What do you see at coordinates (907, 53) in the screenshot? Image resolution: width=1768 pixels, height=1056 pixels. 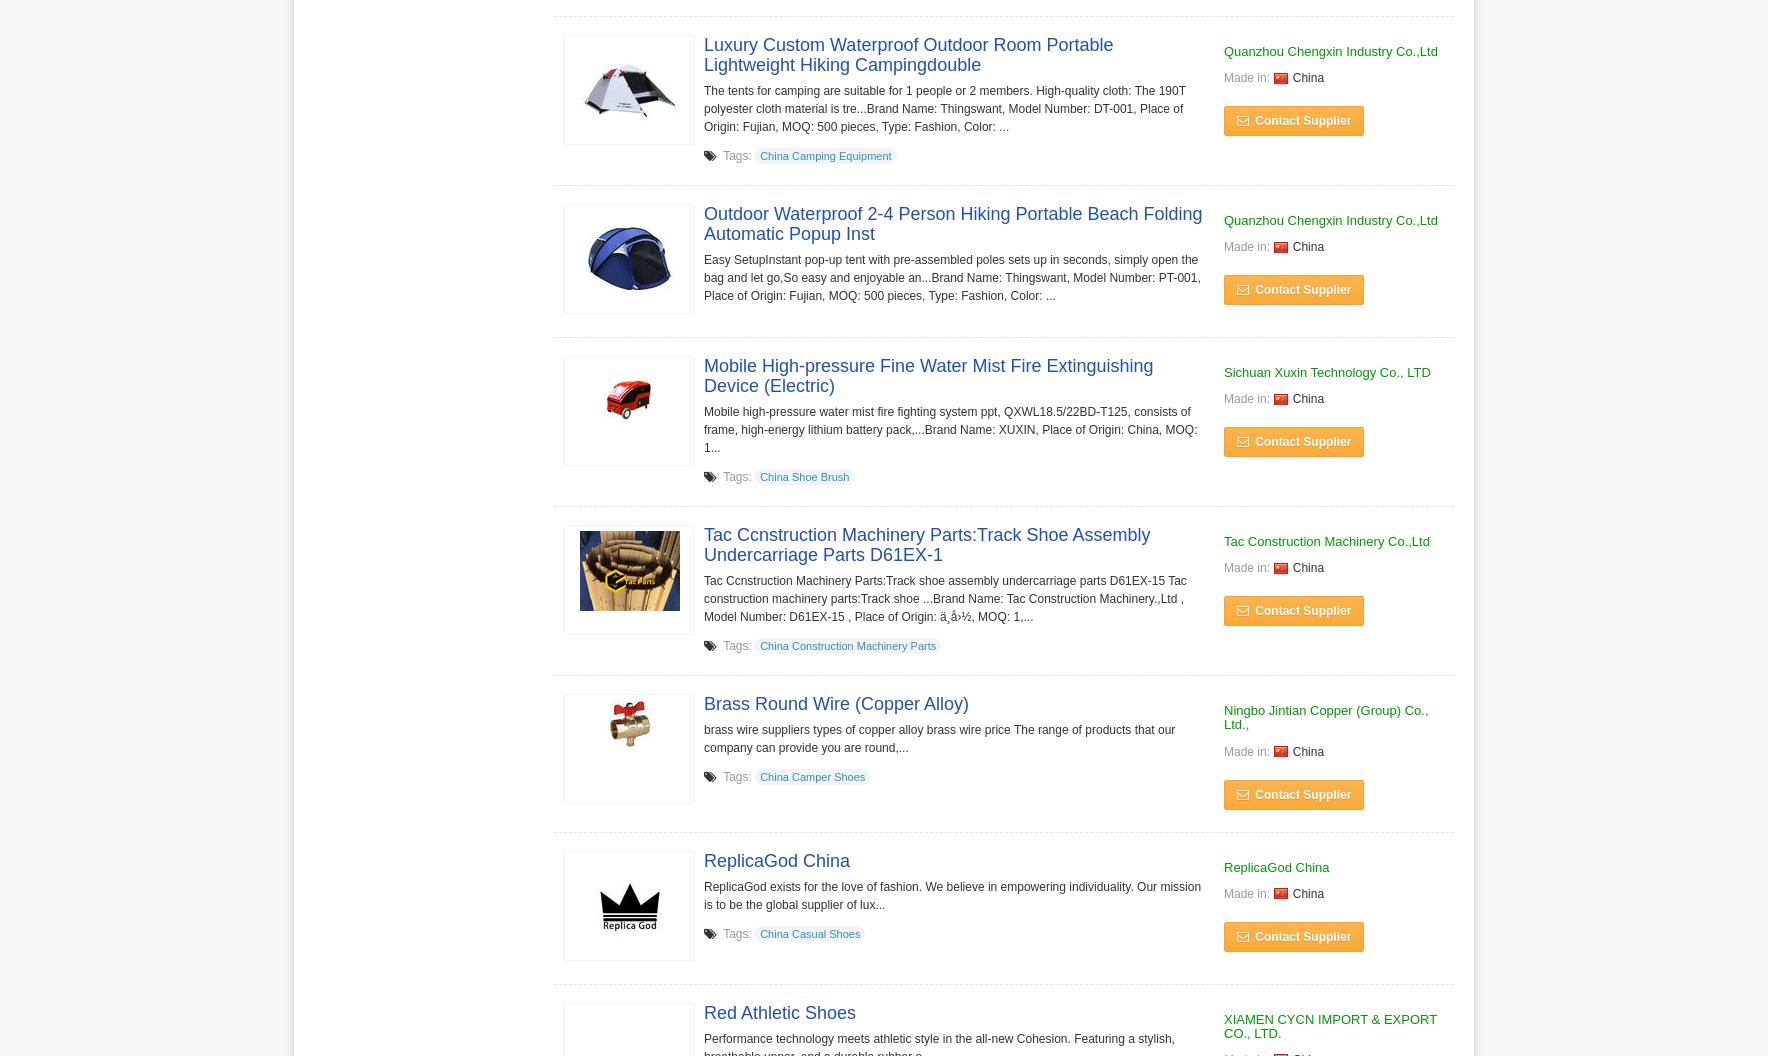 I see `'Luxury Custom Waterproof Outdoor Room Portable Lightweight Hiking Campingdouble'` at bounding box center [907, 53].